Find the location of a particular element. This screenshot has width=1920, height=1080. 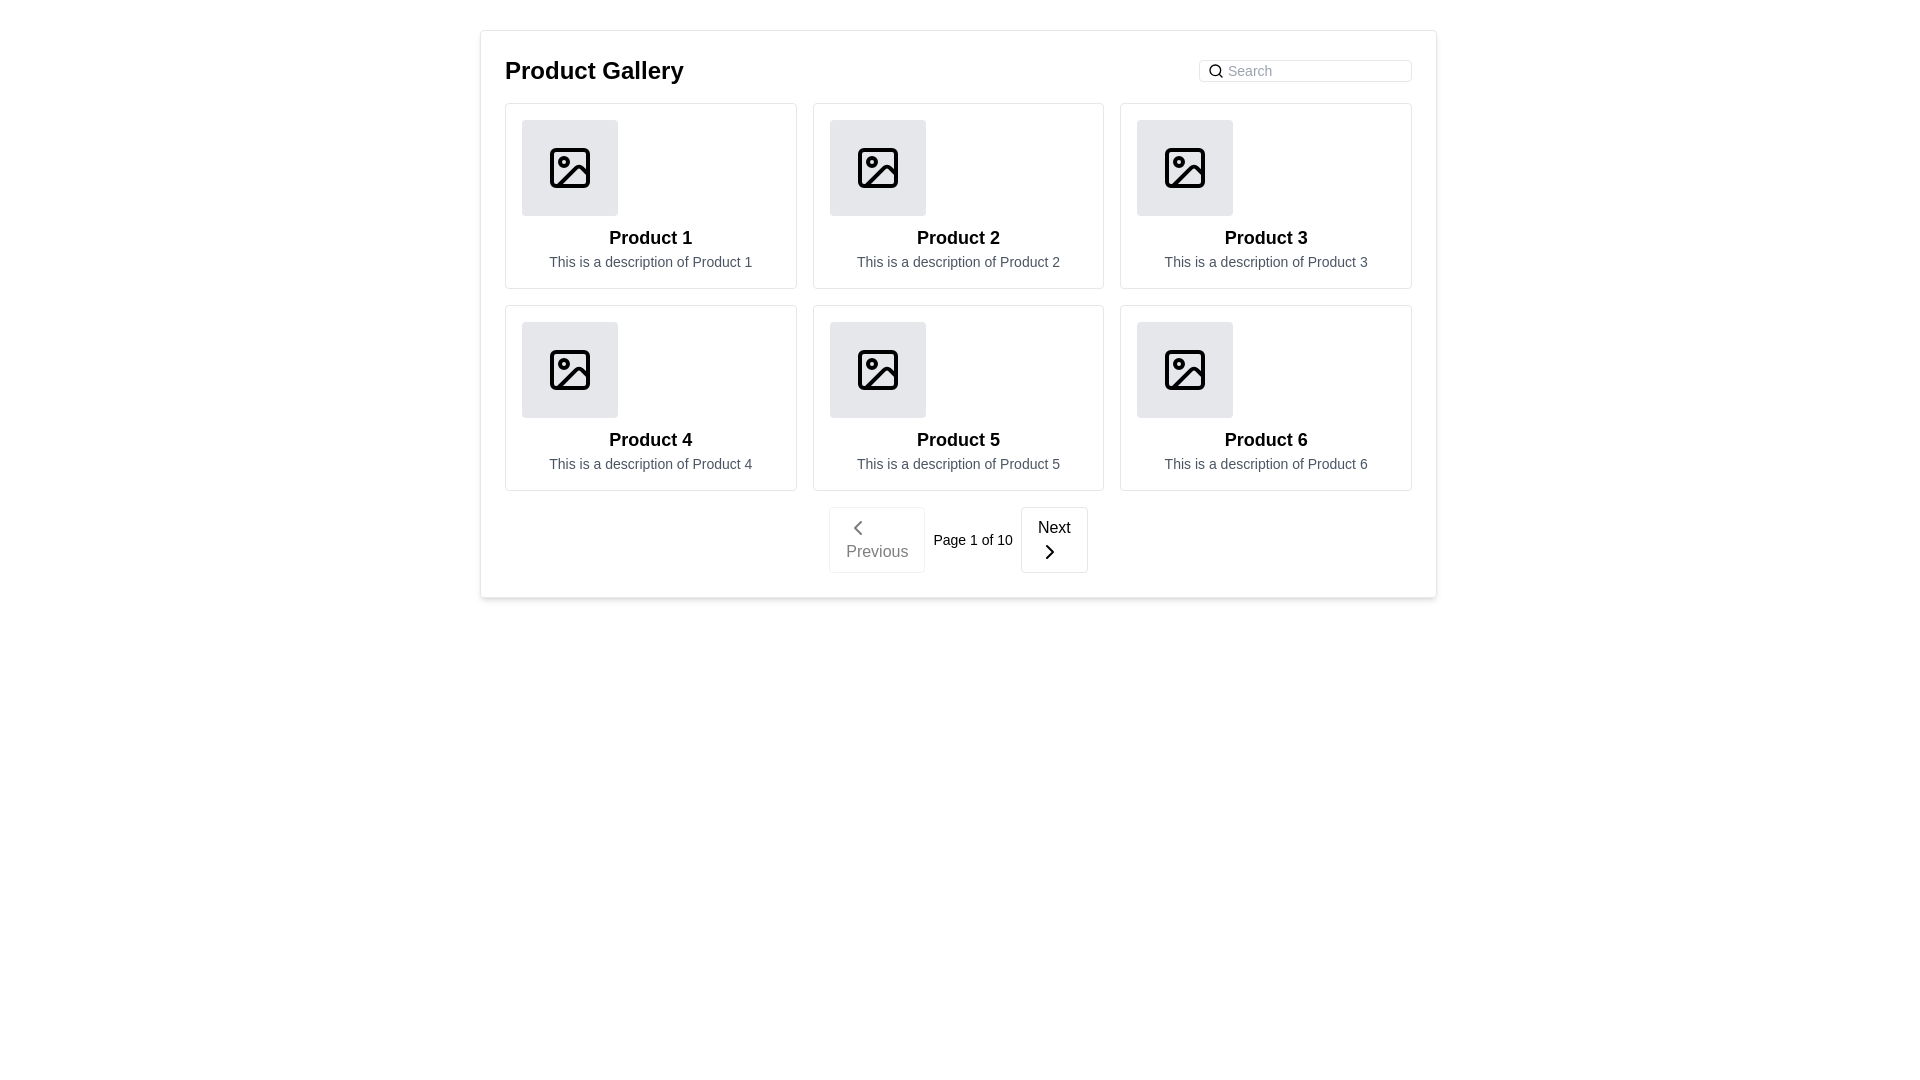

the small rectangular box with rounded corners located in the upper-left corner of the image placeholder icon in the second product card under the header 'Product 2' is located at coordinates (877, 167).